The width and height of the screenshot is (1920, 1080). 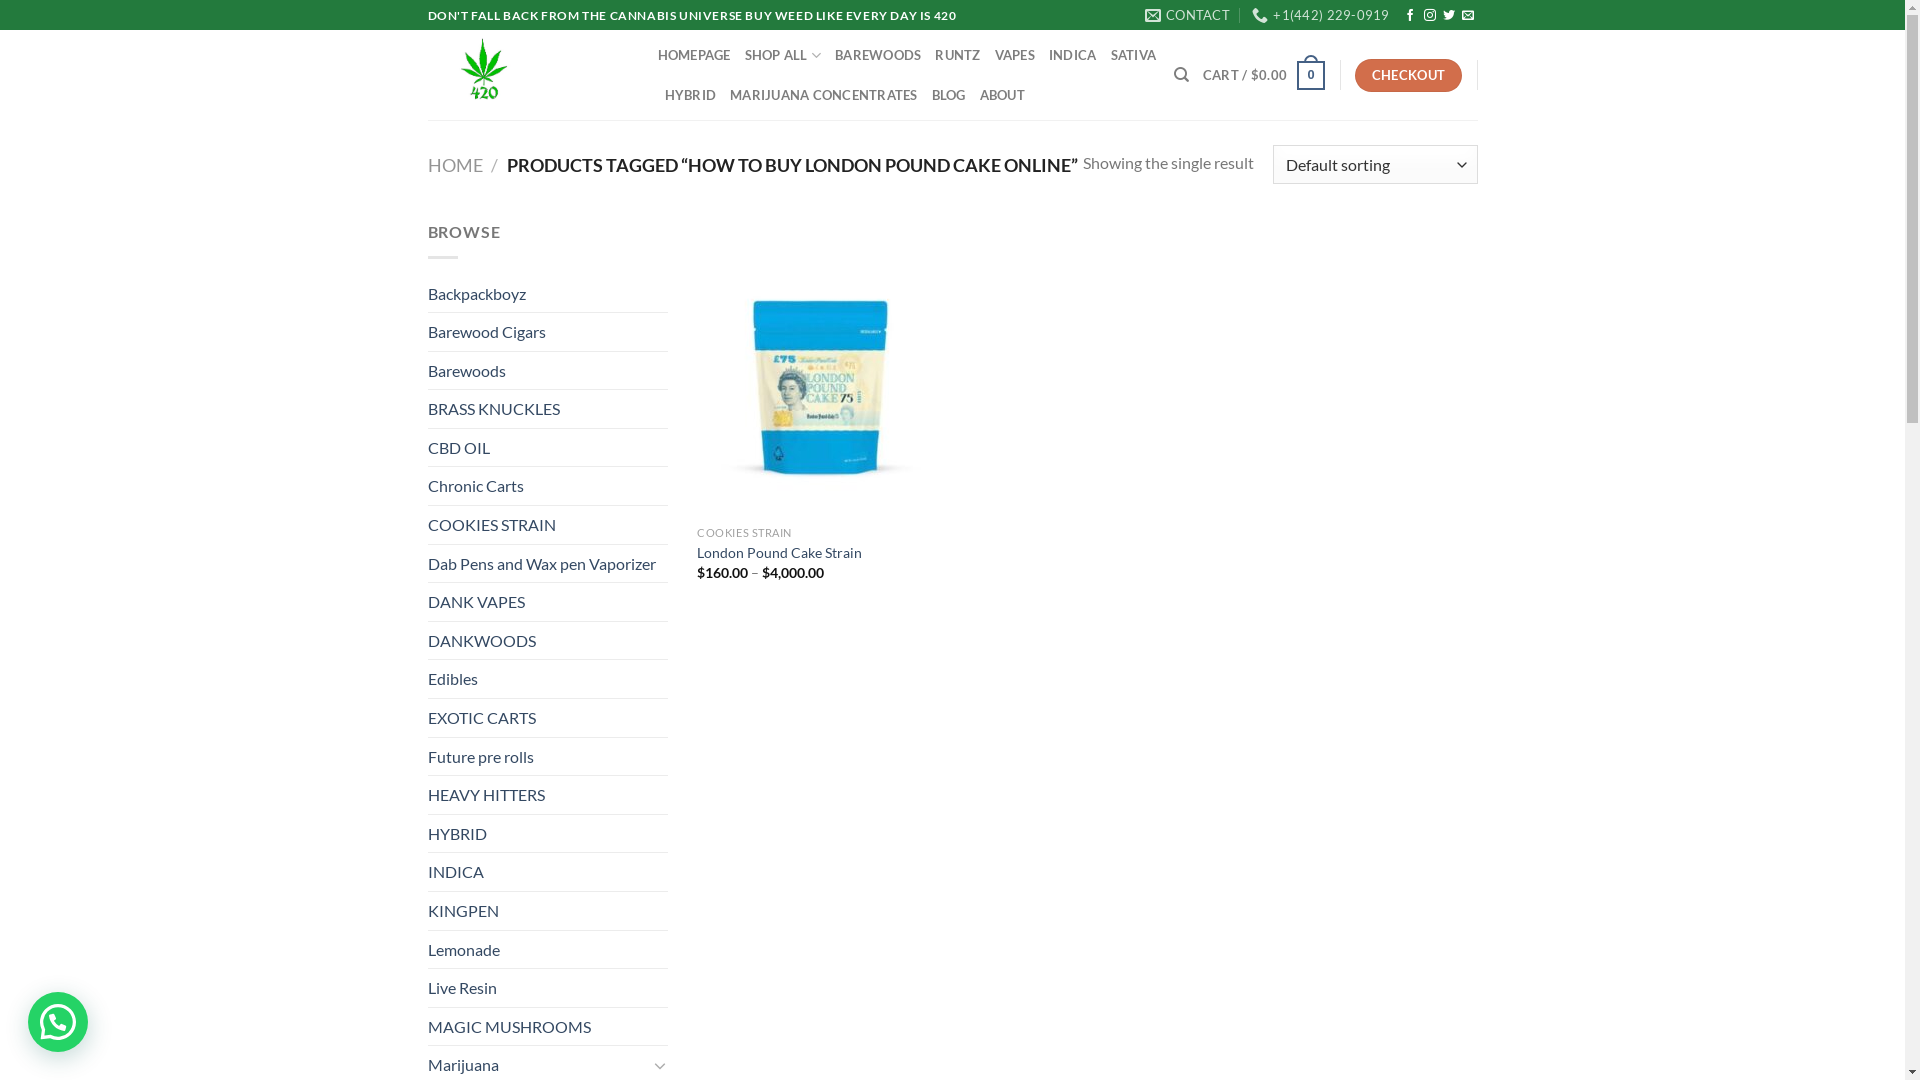 I want to click on 'HOME', so click(x=454, y=164).